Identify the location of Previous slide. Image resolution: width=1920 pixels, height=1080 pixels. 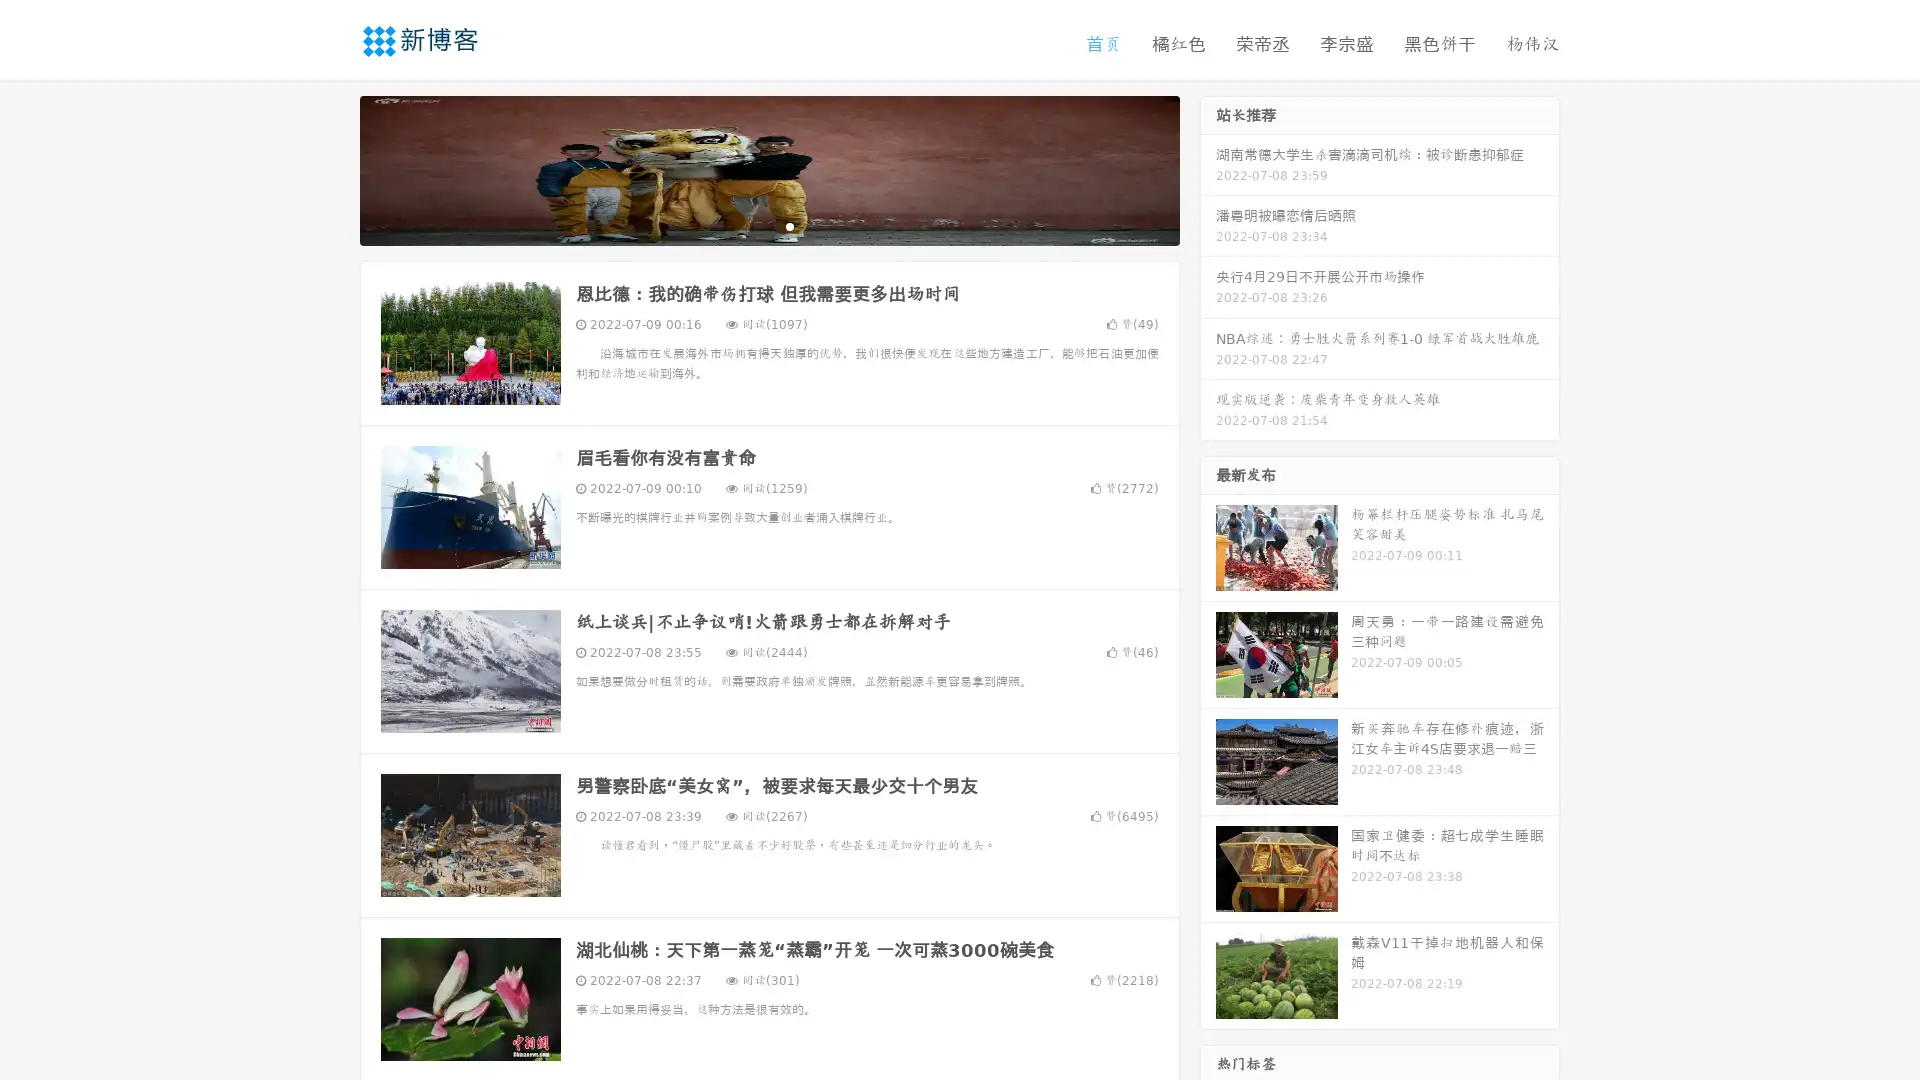
(330, 168).